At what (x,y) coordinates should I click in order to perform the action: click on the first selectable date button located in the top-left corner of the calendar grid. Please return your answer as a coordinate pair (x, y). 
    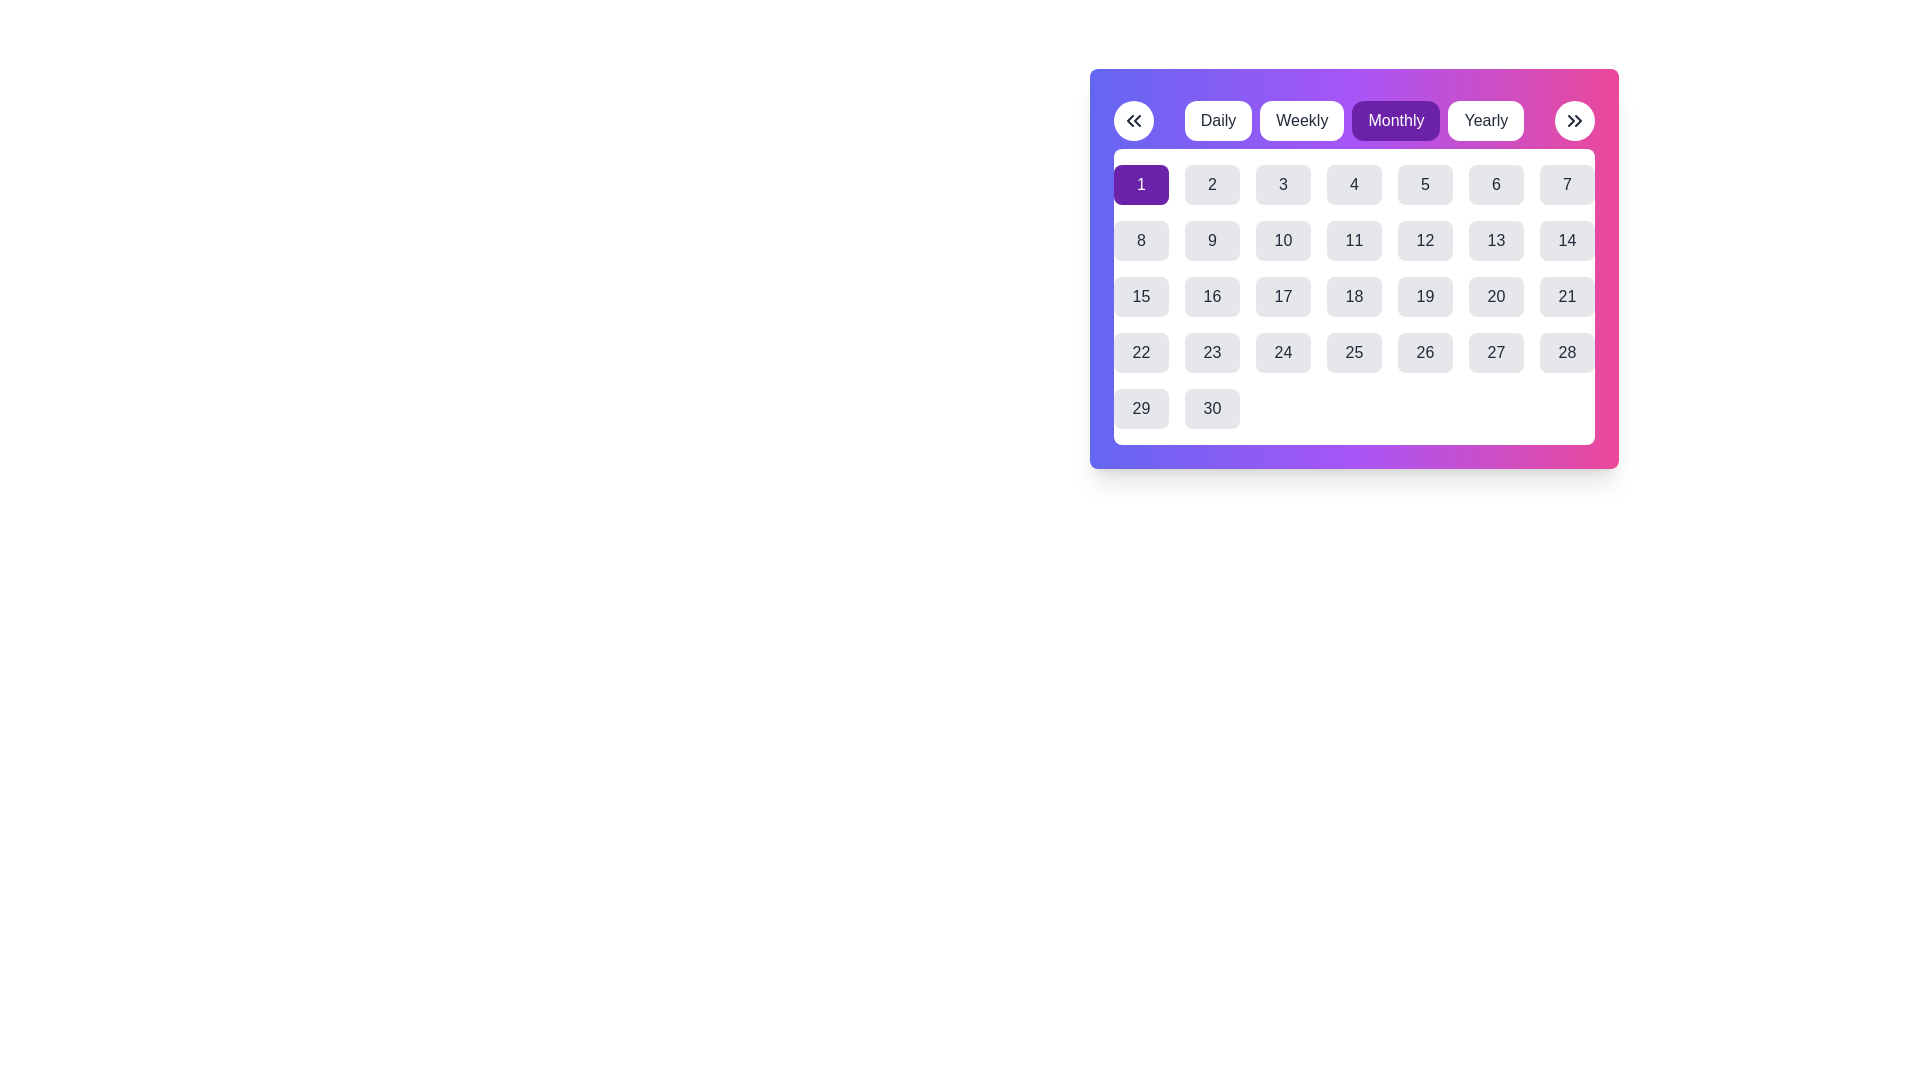
    Looking at the image, I should click on (1141, 185).